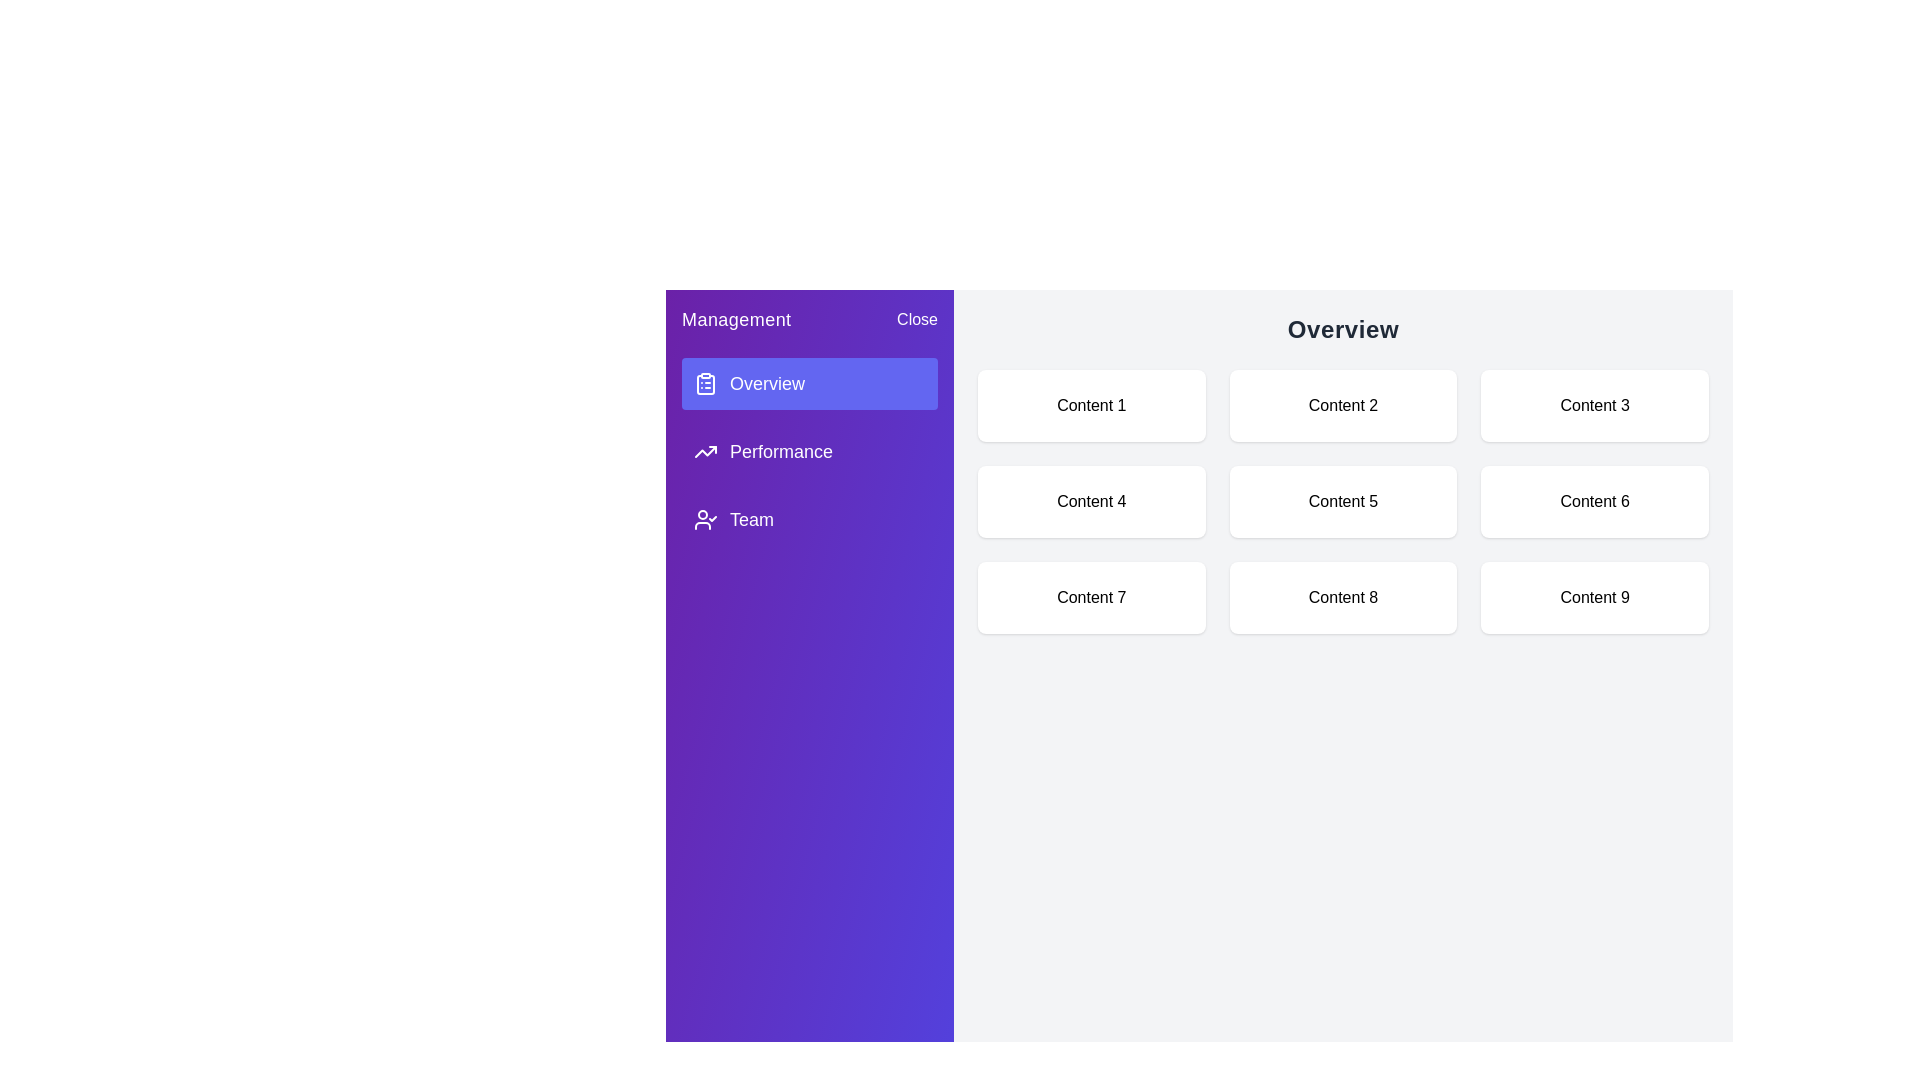 The image size is (1920, 1080). I want to click on the title and description of the current section by focusing on the main content area, so click(1343, 329).